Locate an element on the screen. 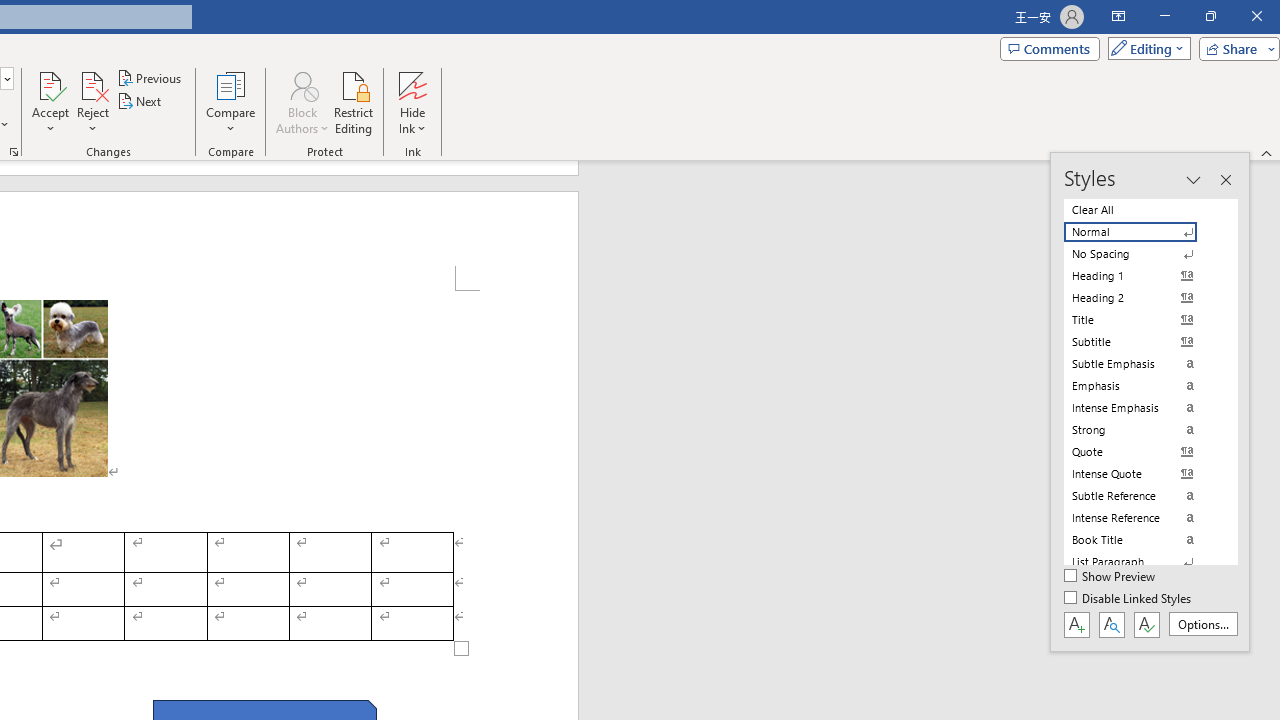 The image size is (1280, 720). 'Intense Reference' is located at coordinates (1142, 517).